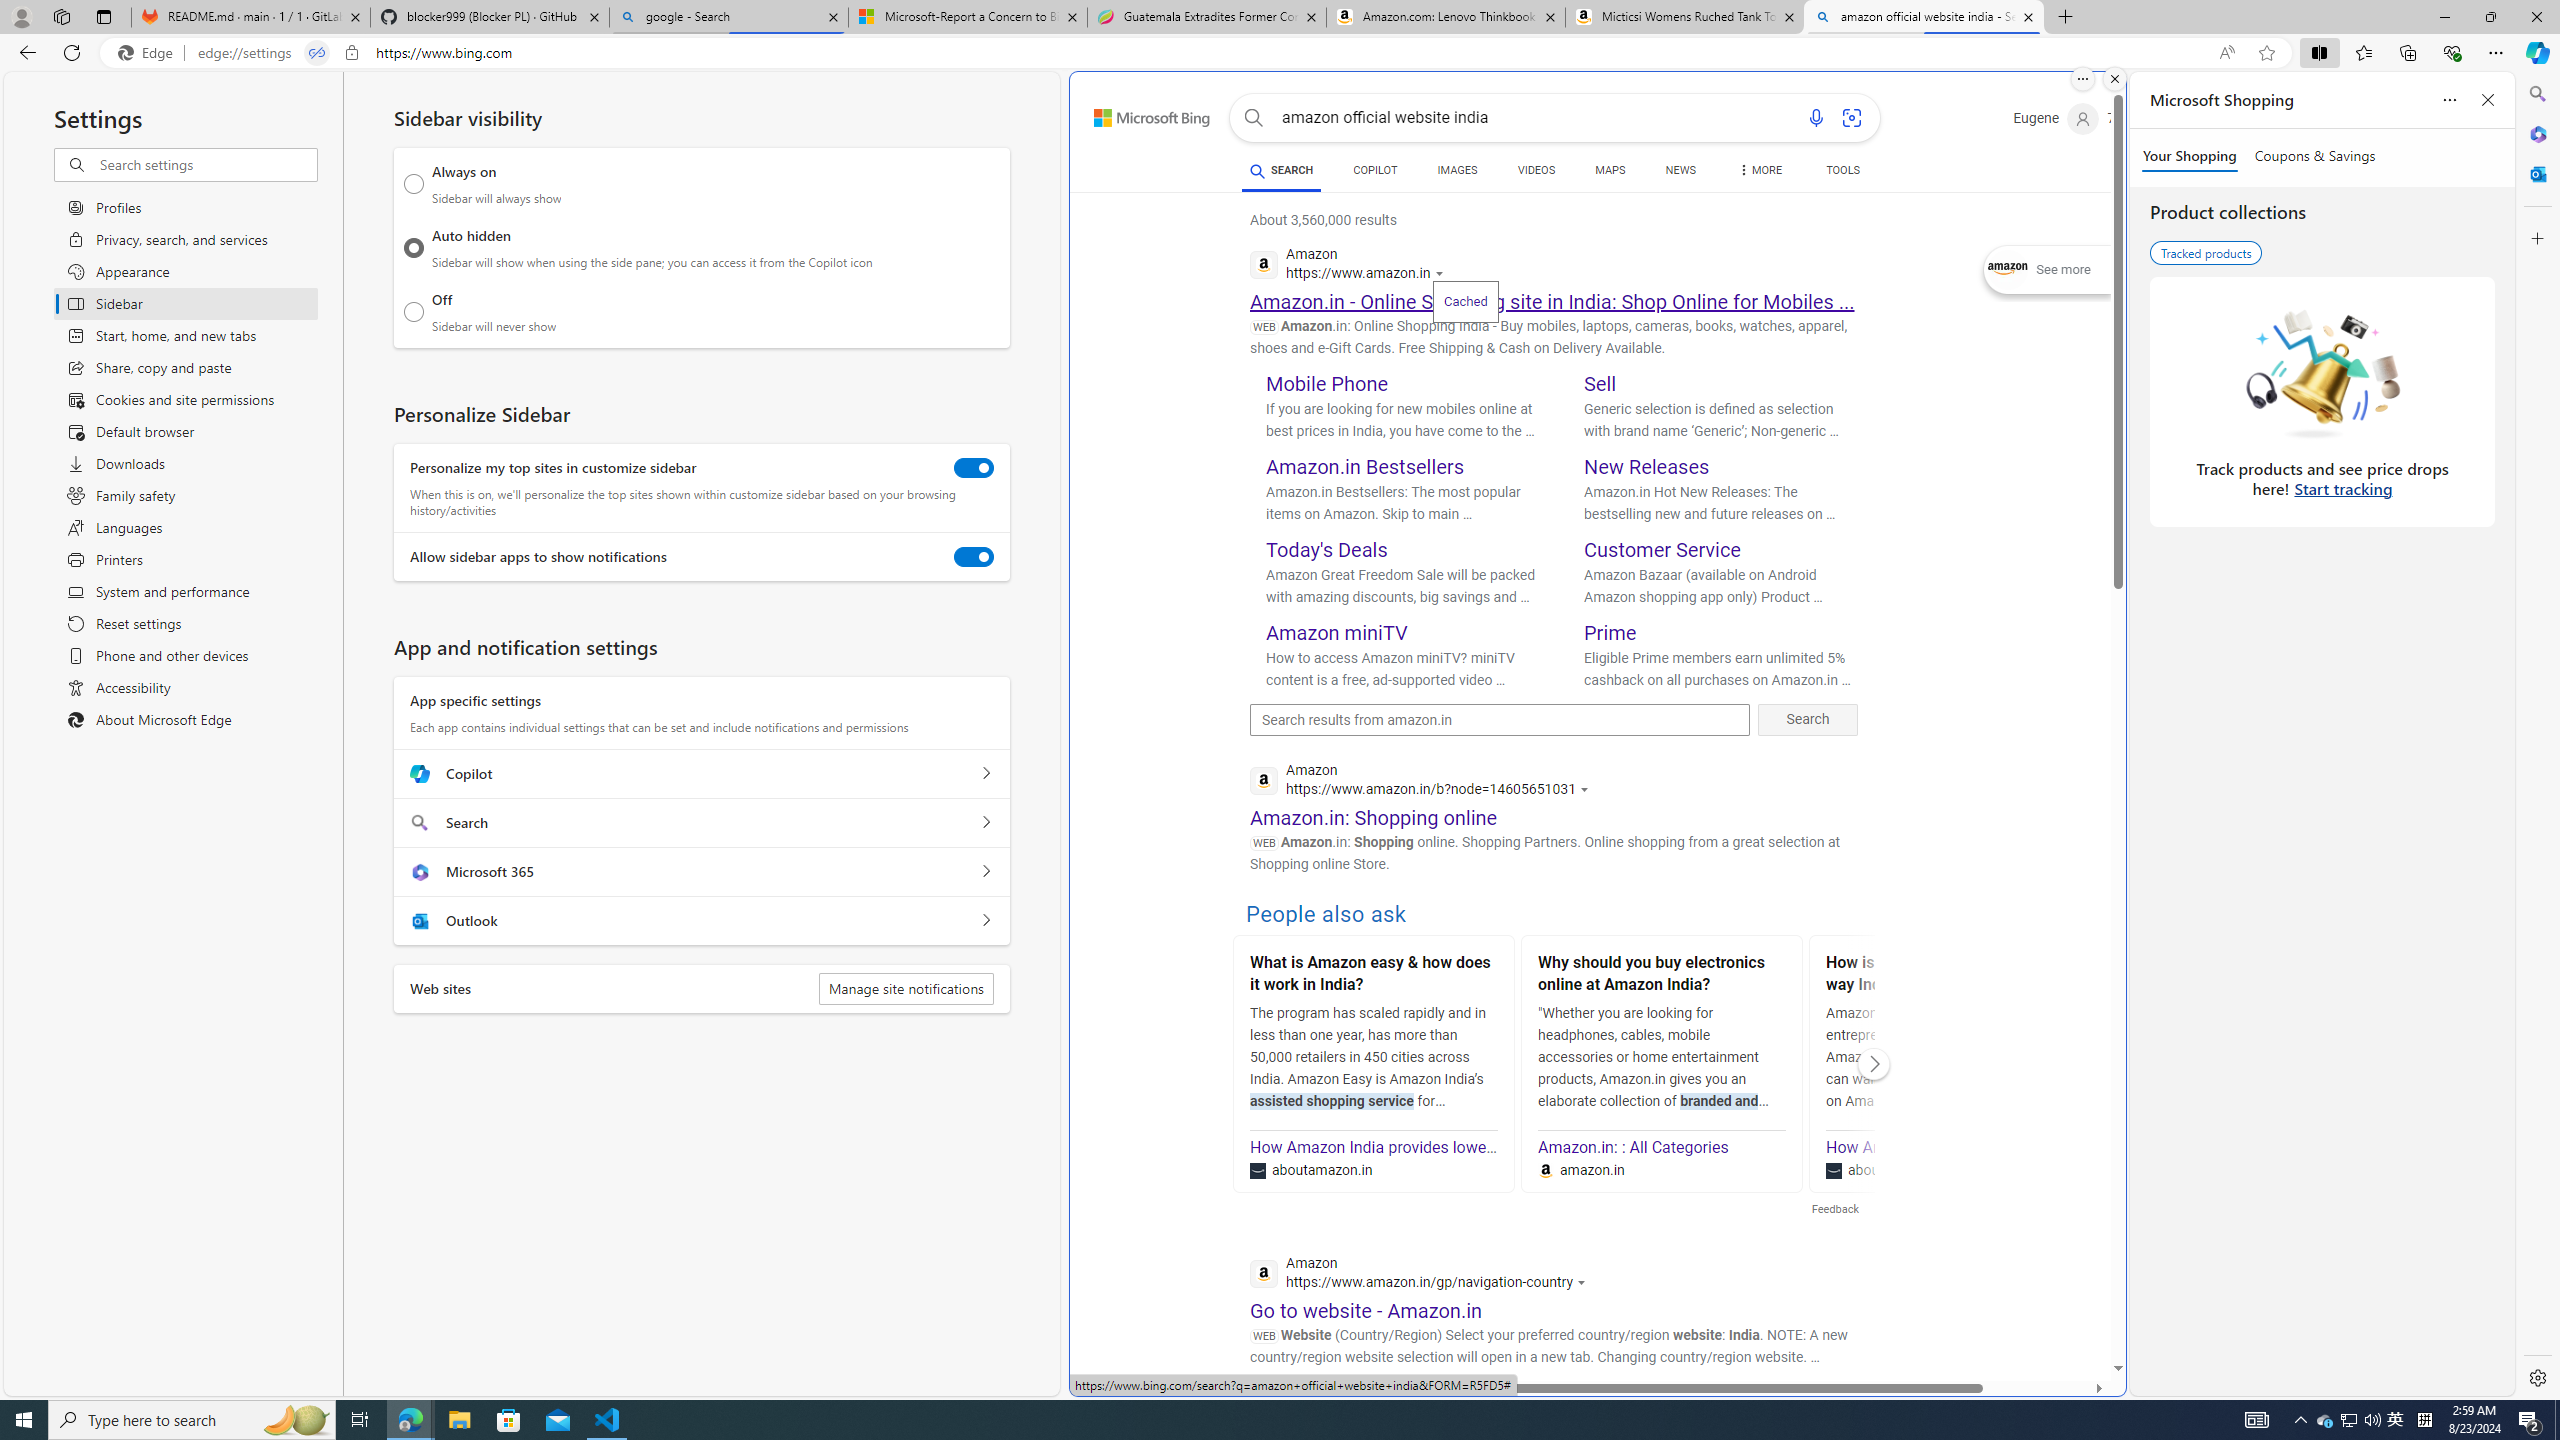 The width and height of the screenshot is (2560, 1440). What do you see at coordinates (1536, 172) in the screenshot?
I see `'VIDEOS'` at bounding box center [1536, 172].